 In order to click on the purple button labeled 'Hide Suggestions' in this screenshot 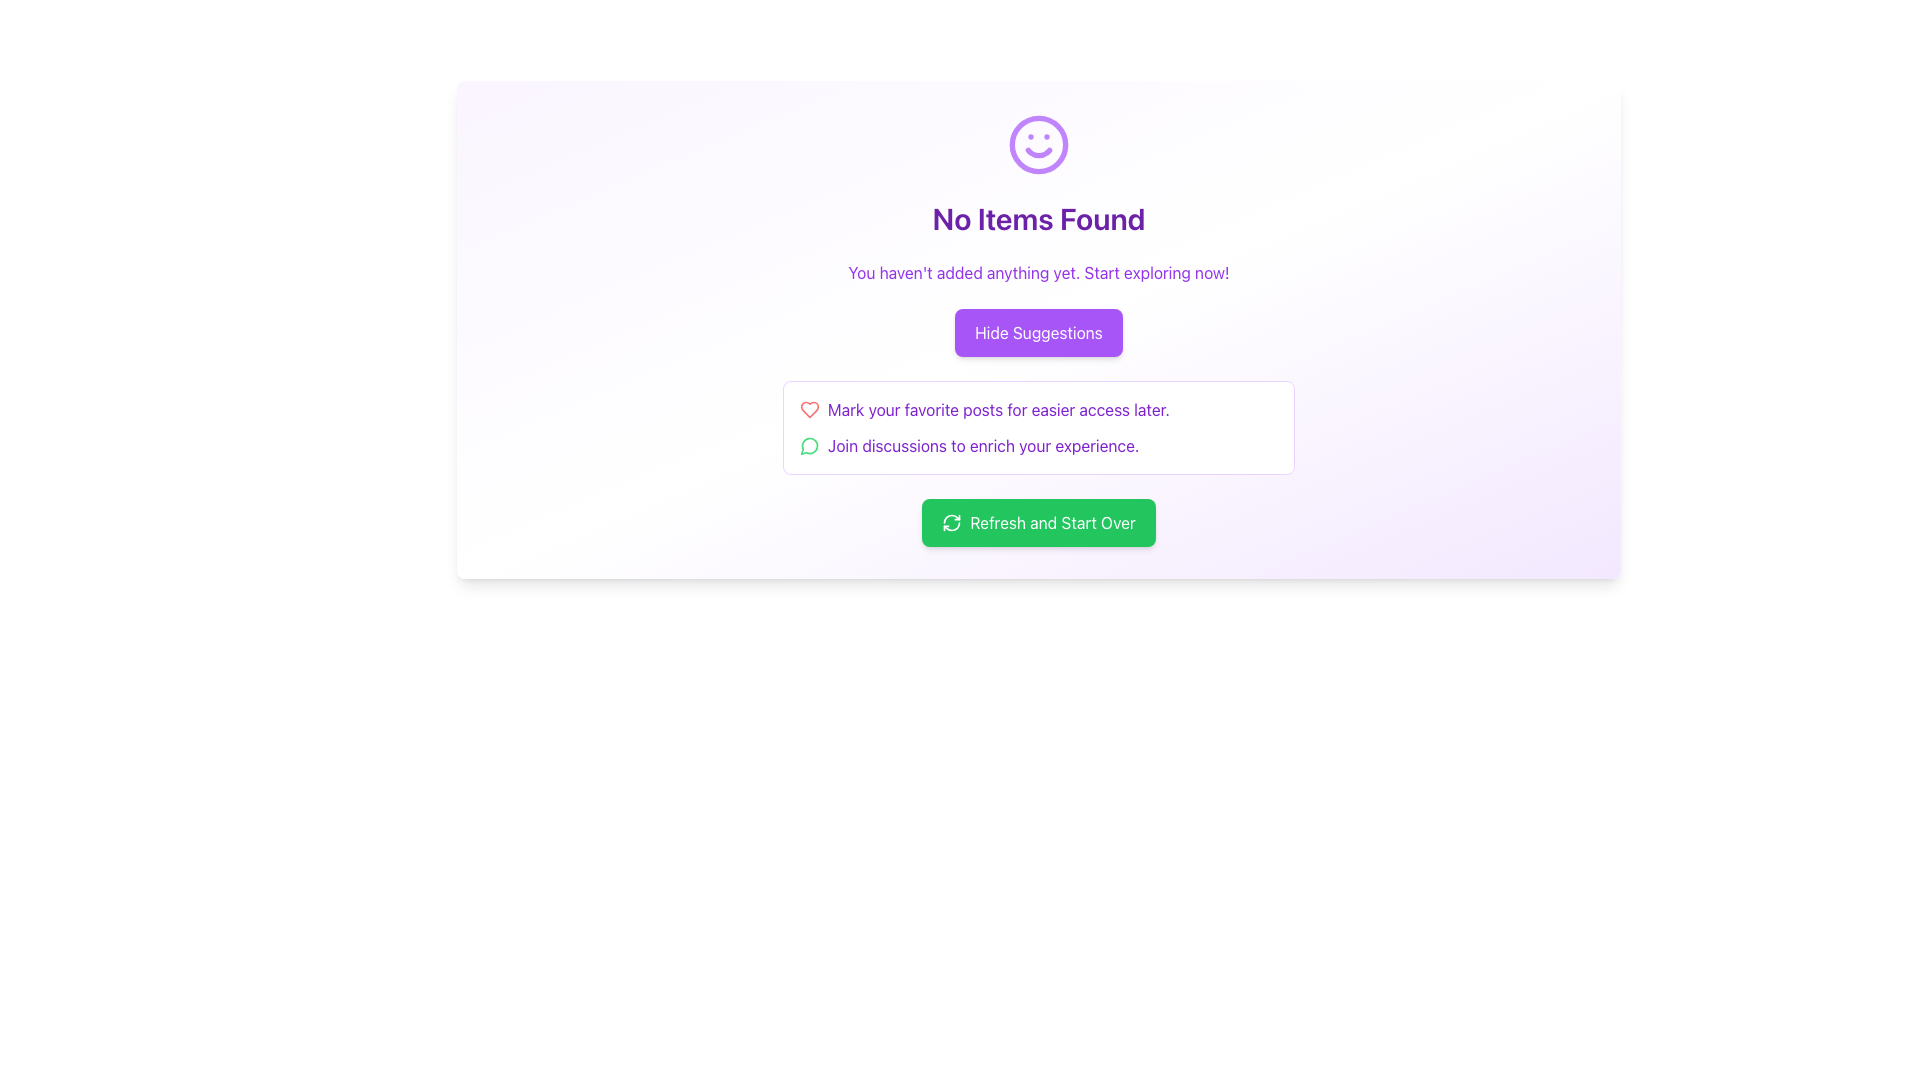, I will do `click(1037, 331)`.